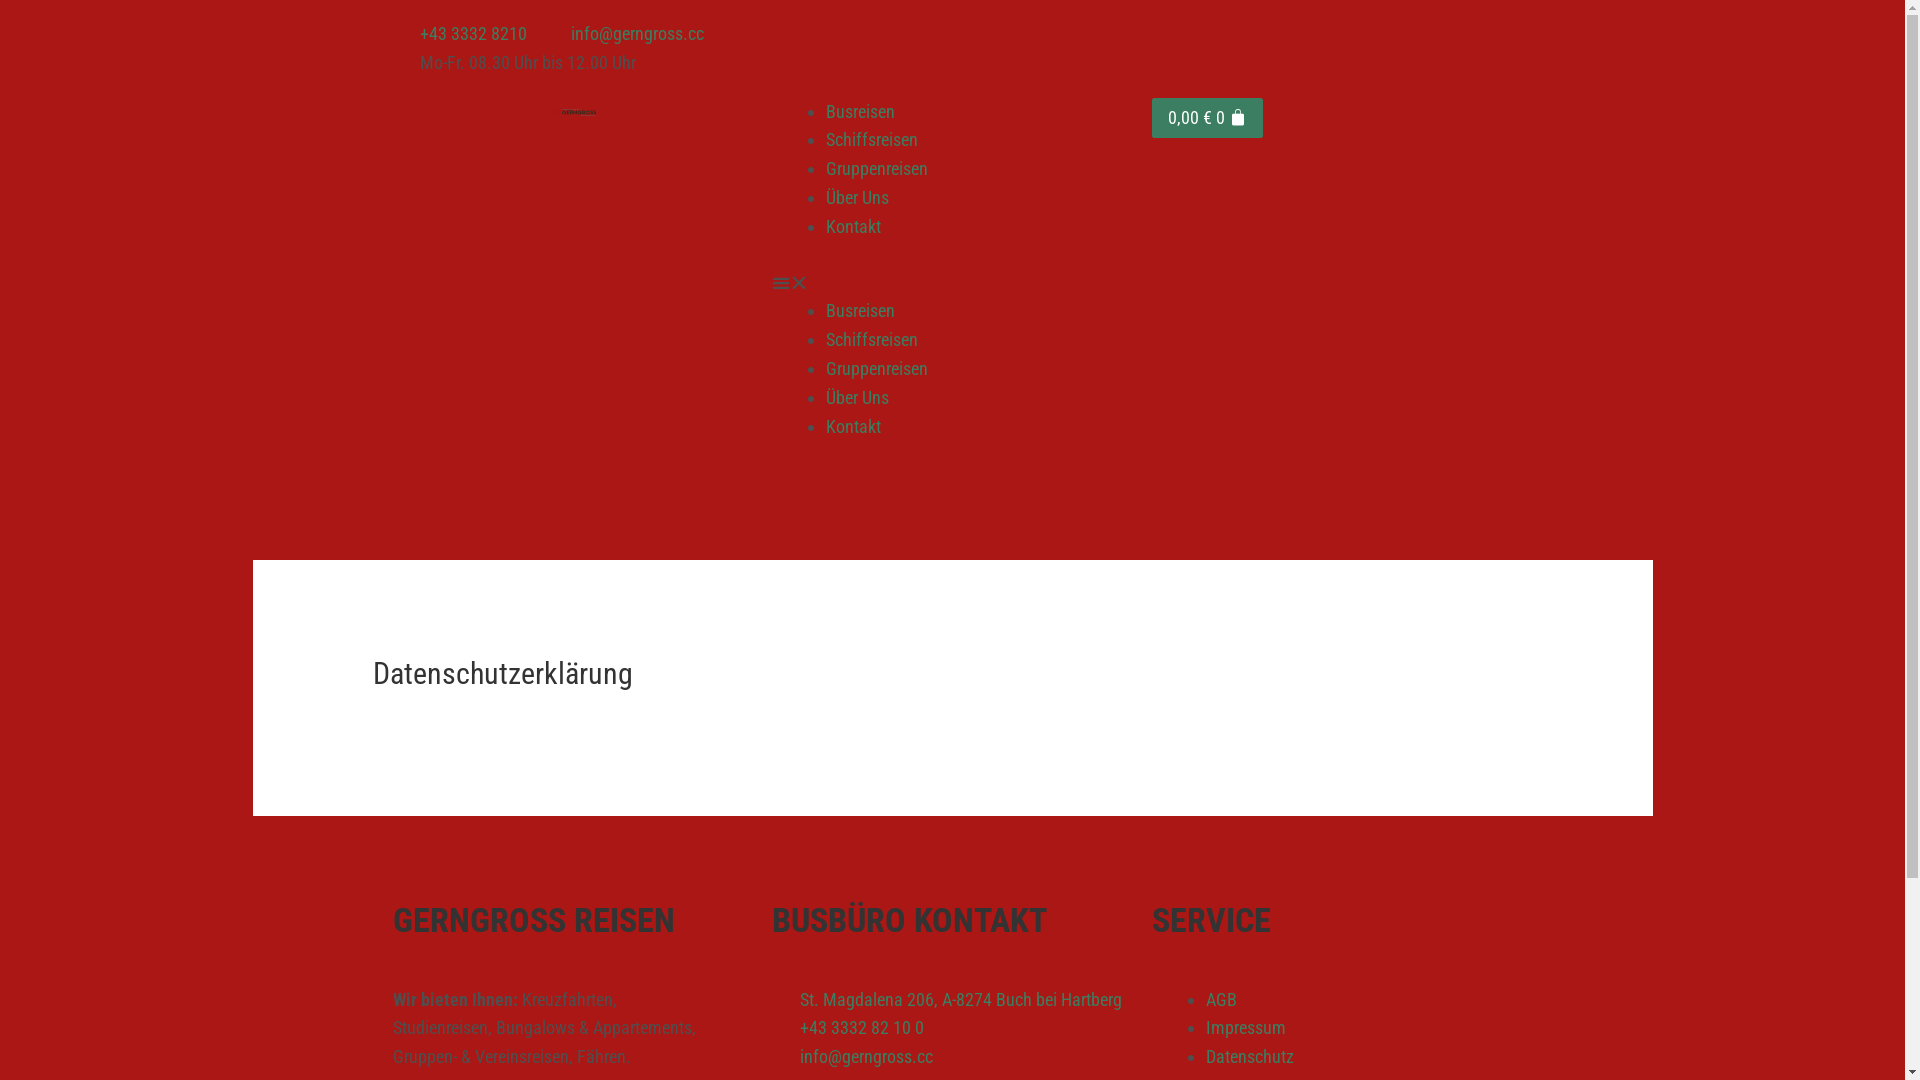  I want to click on 'Impressum', so click(1245, 1027).